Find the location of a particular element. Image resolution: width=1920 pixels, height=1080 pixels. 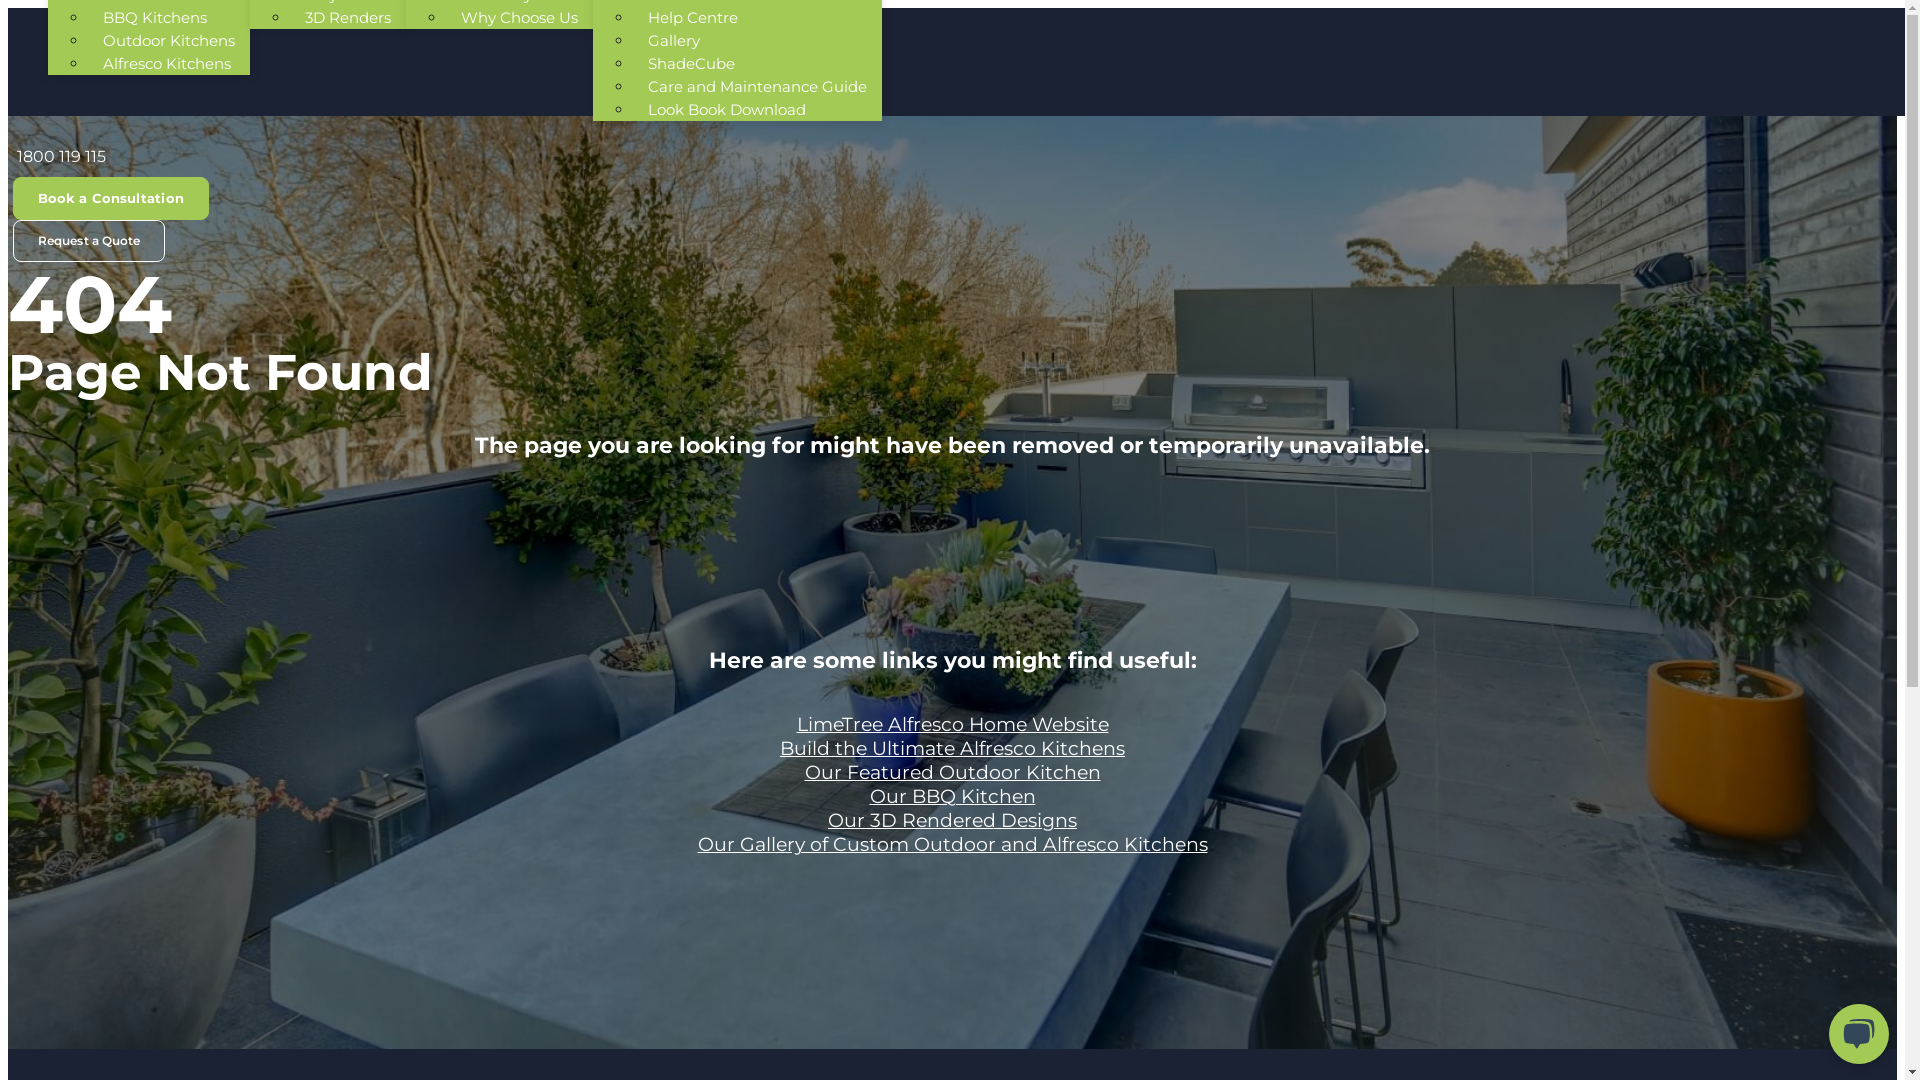

'LimeTree Alfresco Home Website' is located at coordinates (950, 724).